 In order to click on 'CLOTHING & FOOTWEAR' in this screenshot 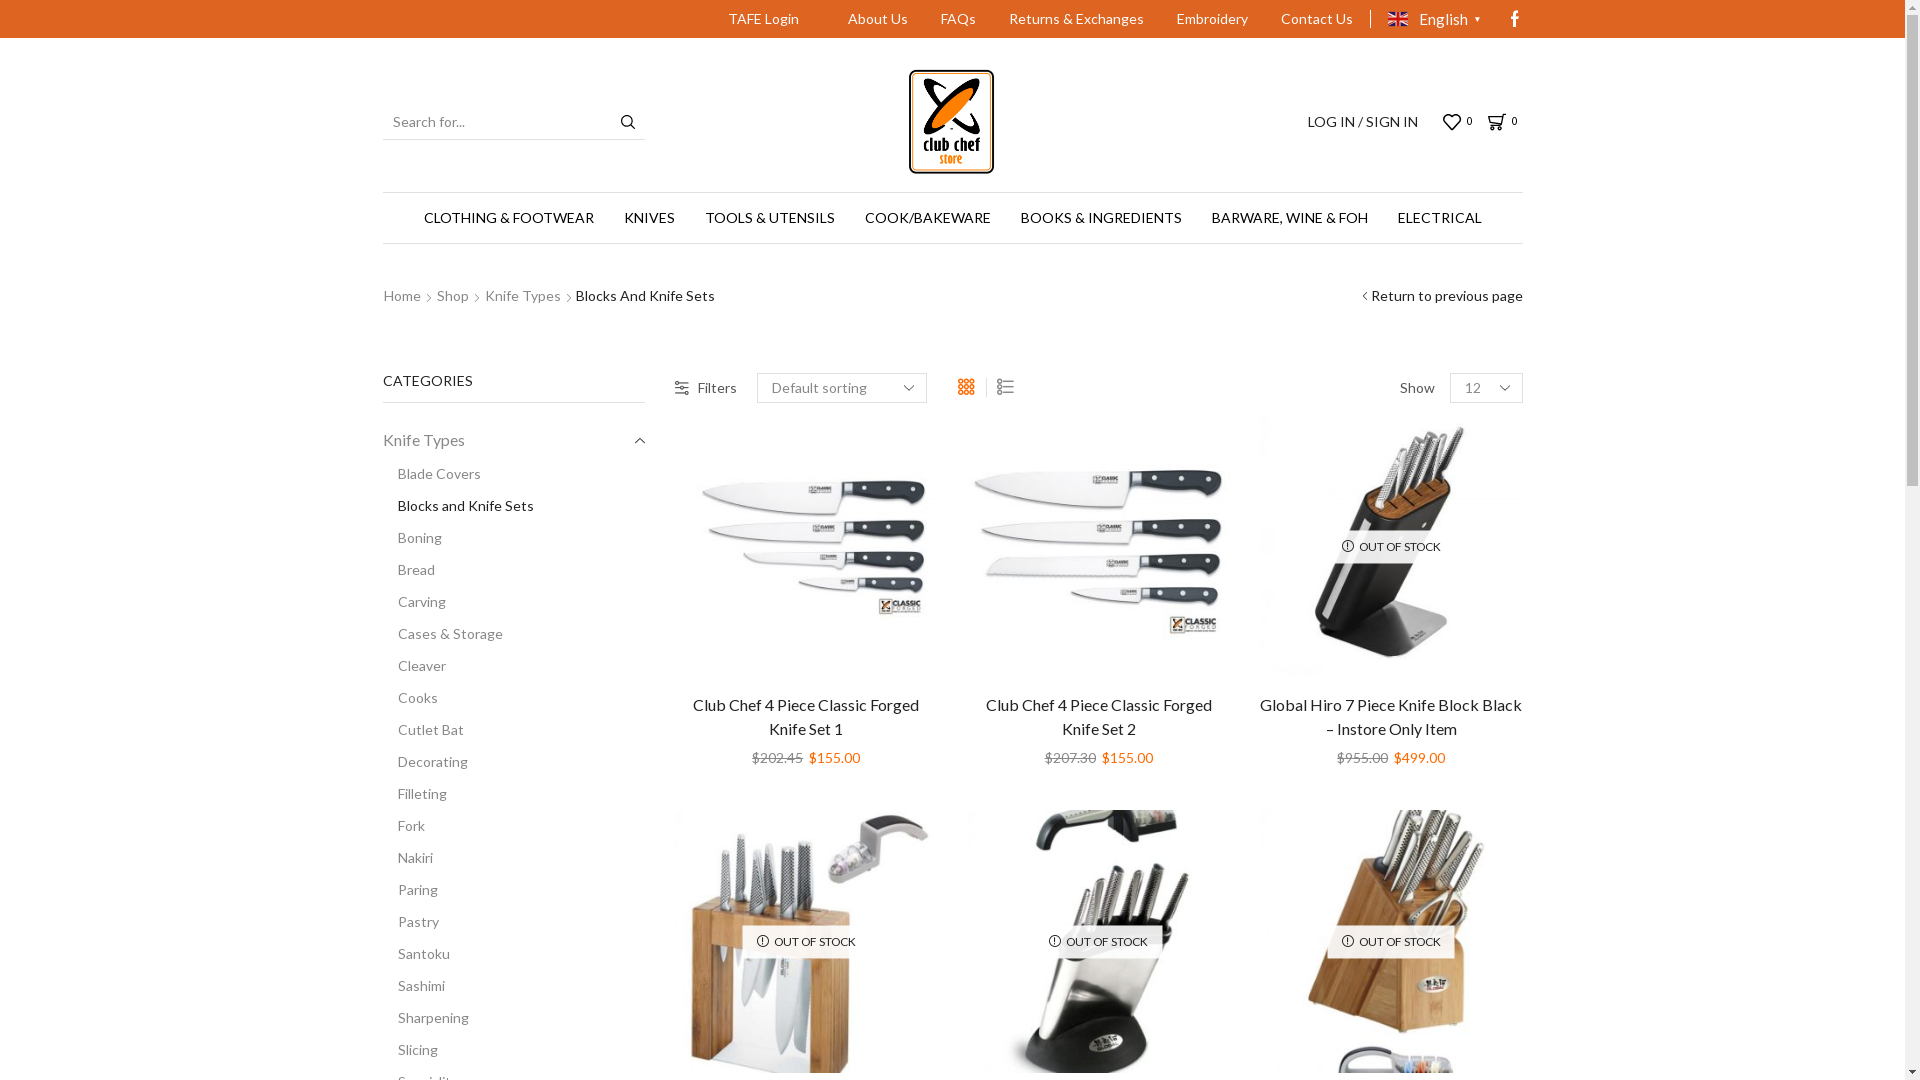, I will do `click(508, 218)`.